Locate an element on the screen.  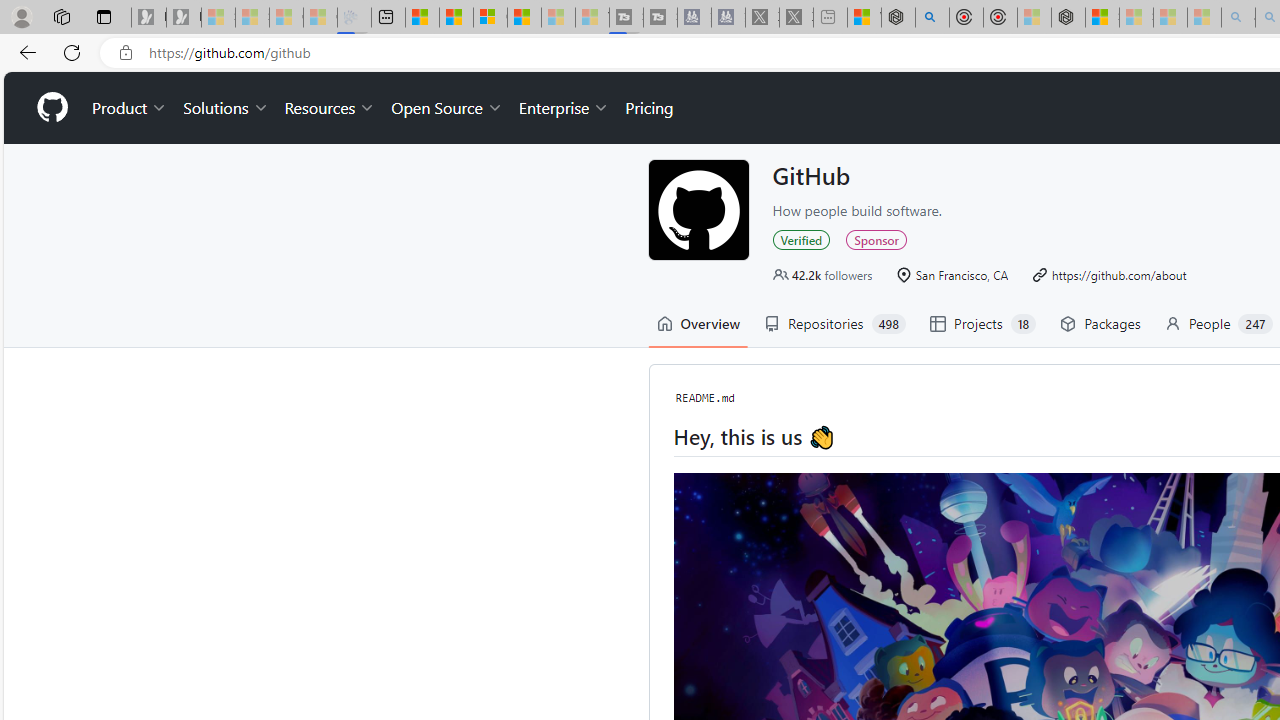
'Solutions' is located at coordinates (225, 108).